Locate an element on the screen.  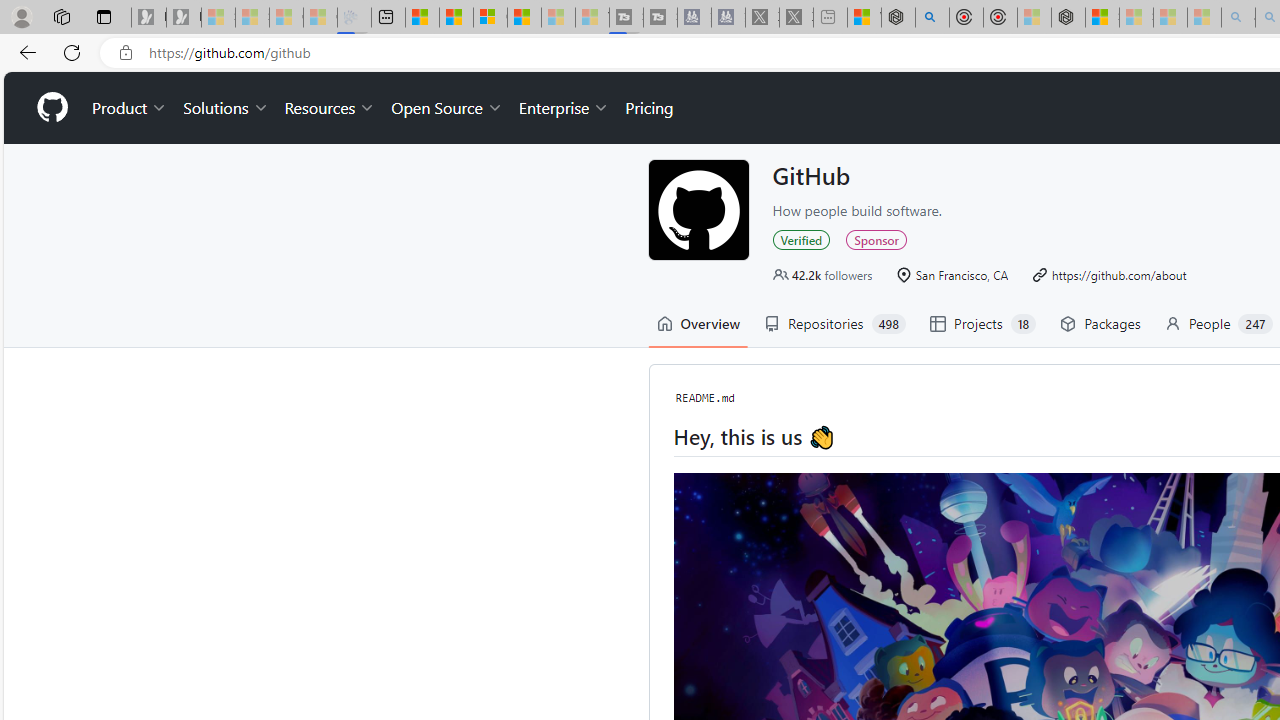
'Solutions' is located at coordinates (225, 108).